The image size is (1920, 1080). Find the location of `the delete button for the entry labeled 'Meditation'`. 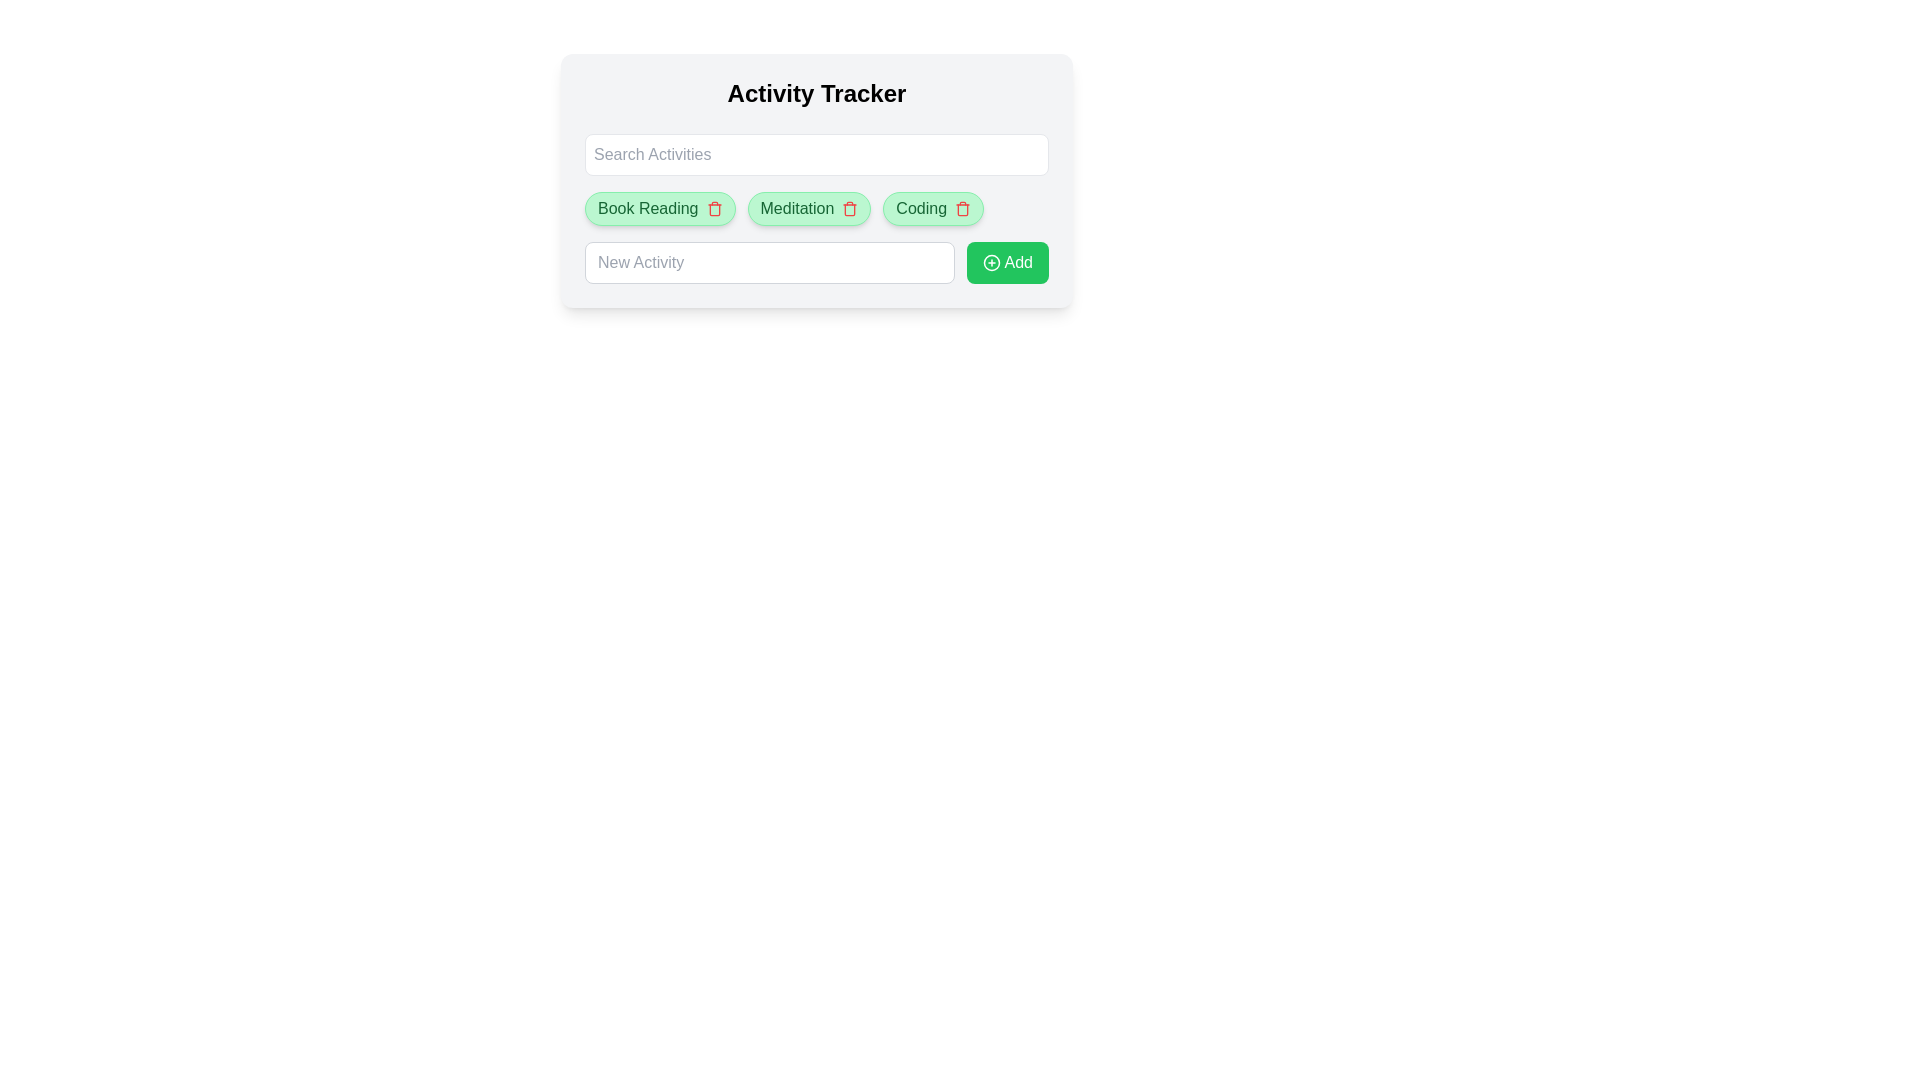

the delete button for the entry labeled 'Meditation' is located at coordinates (850, 208).